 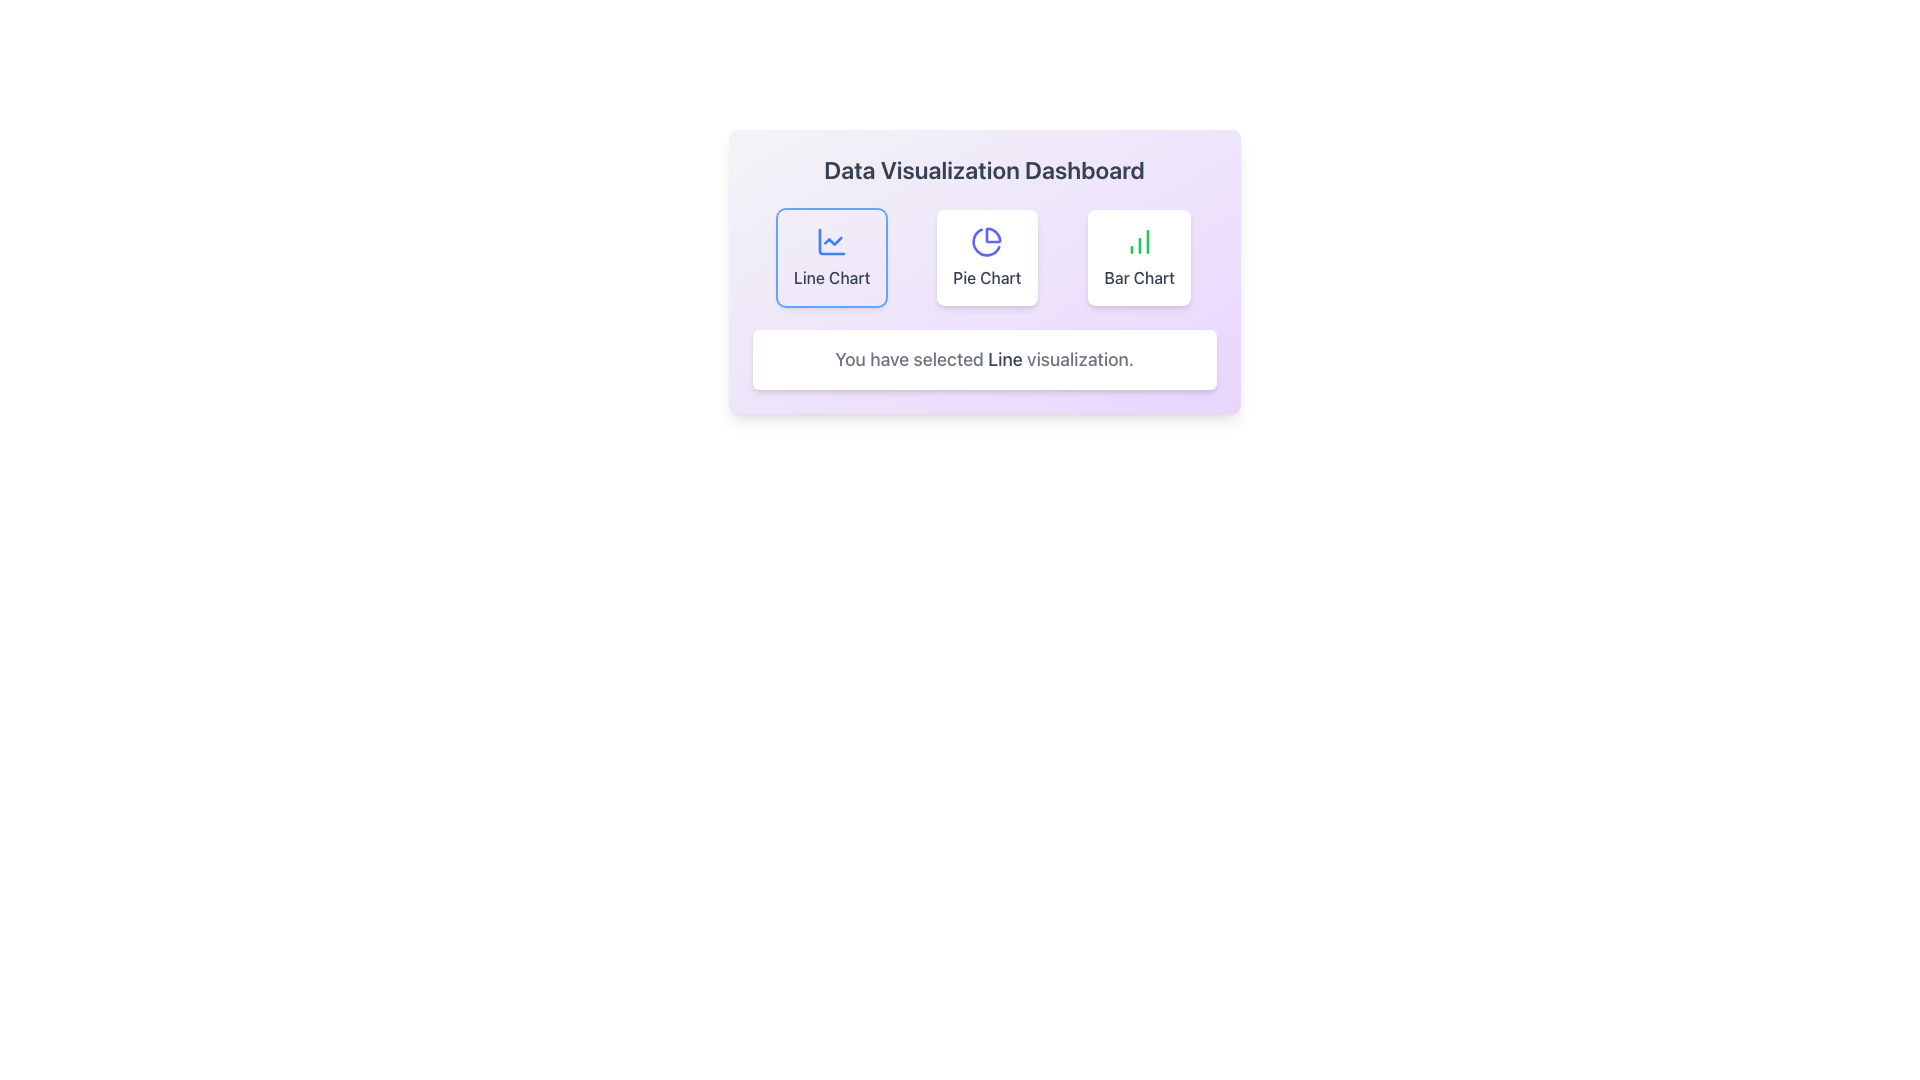 What do you see at coordinates (832, 241) in the screenshot?
I see `the 'Line Chart' graphical icon located in the top-left area of the dashboard panel to engage with the 'Line Chart' option` at bounding box center [832, 241].